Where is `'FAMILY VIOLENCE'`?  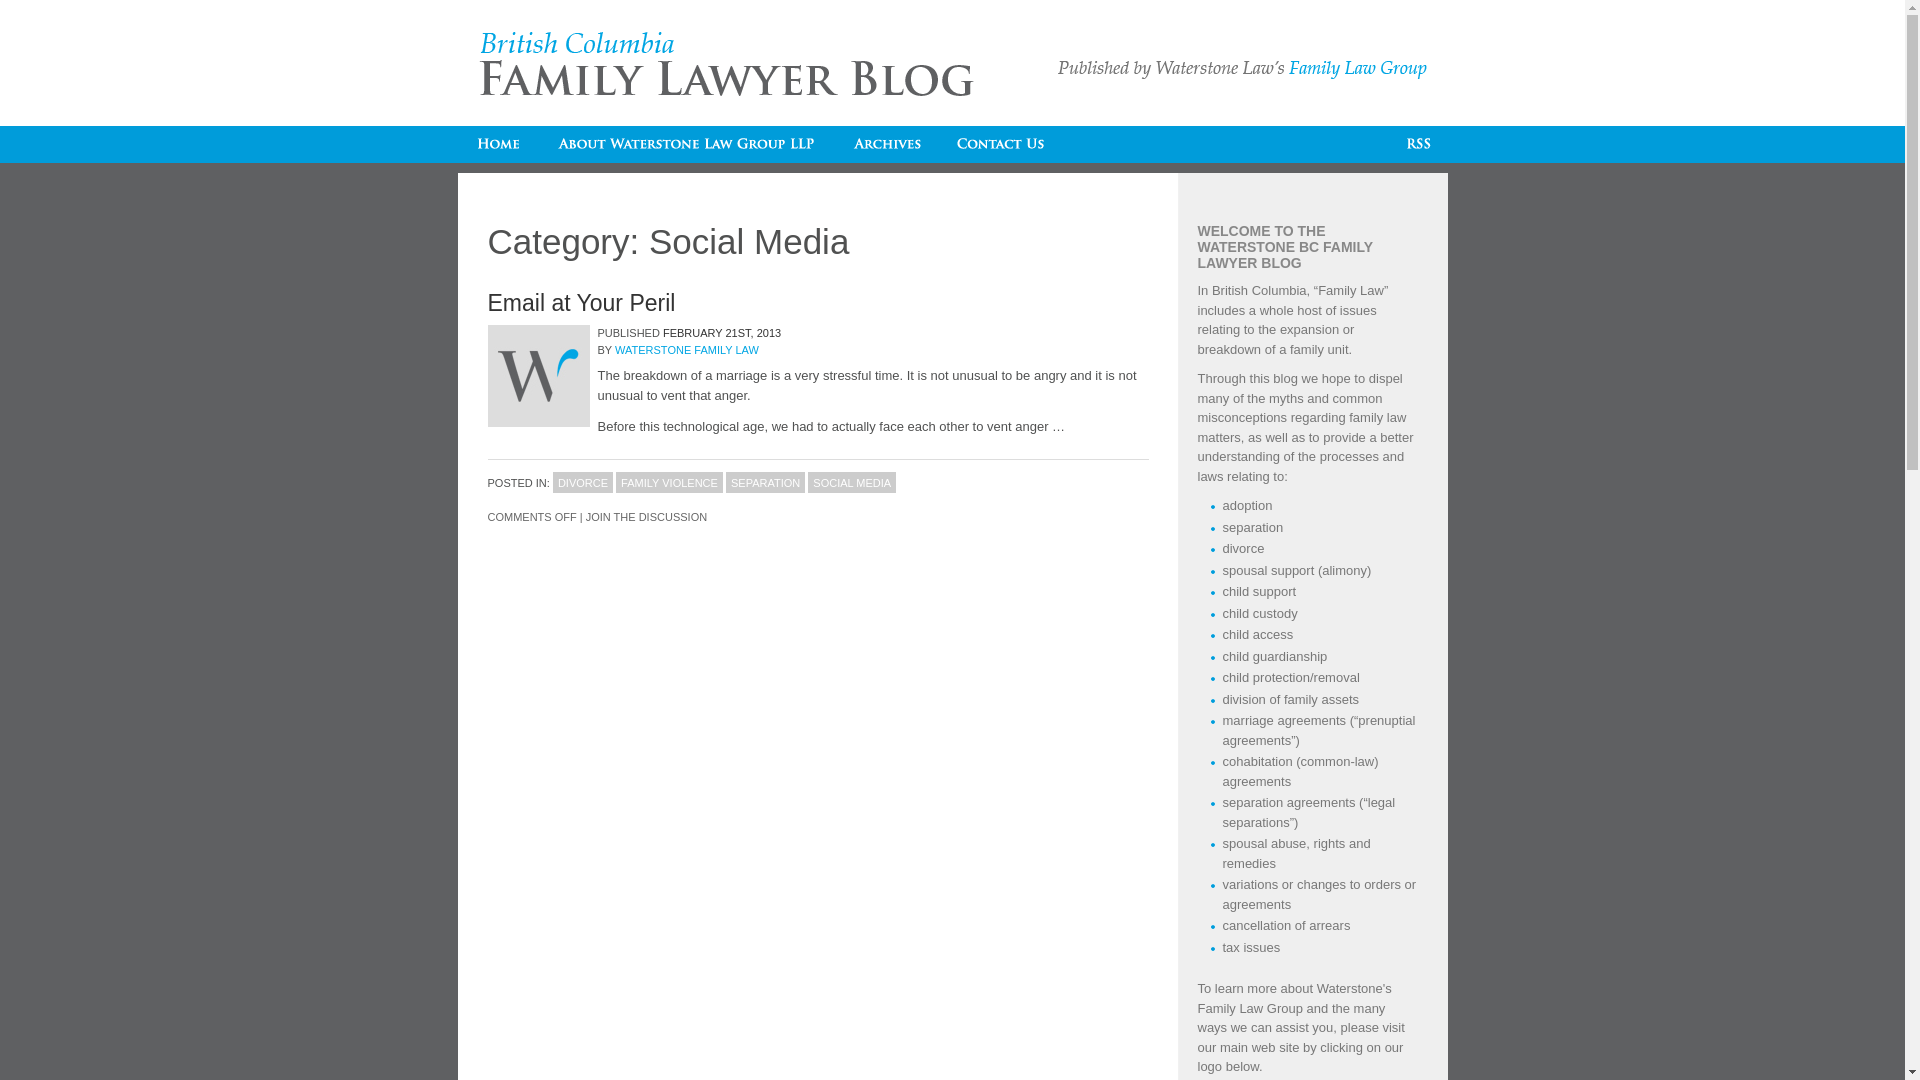
'FAMILY VIOLENCE' is located at coordinates (669, 482).